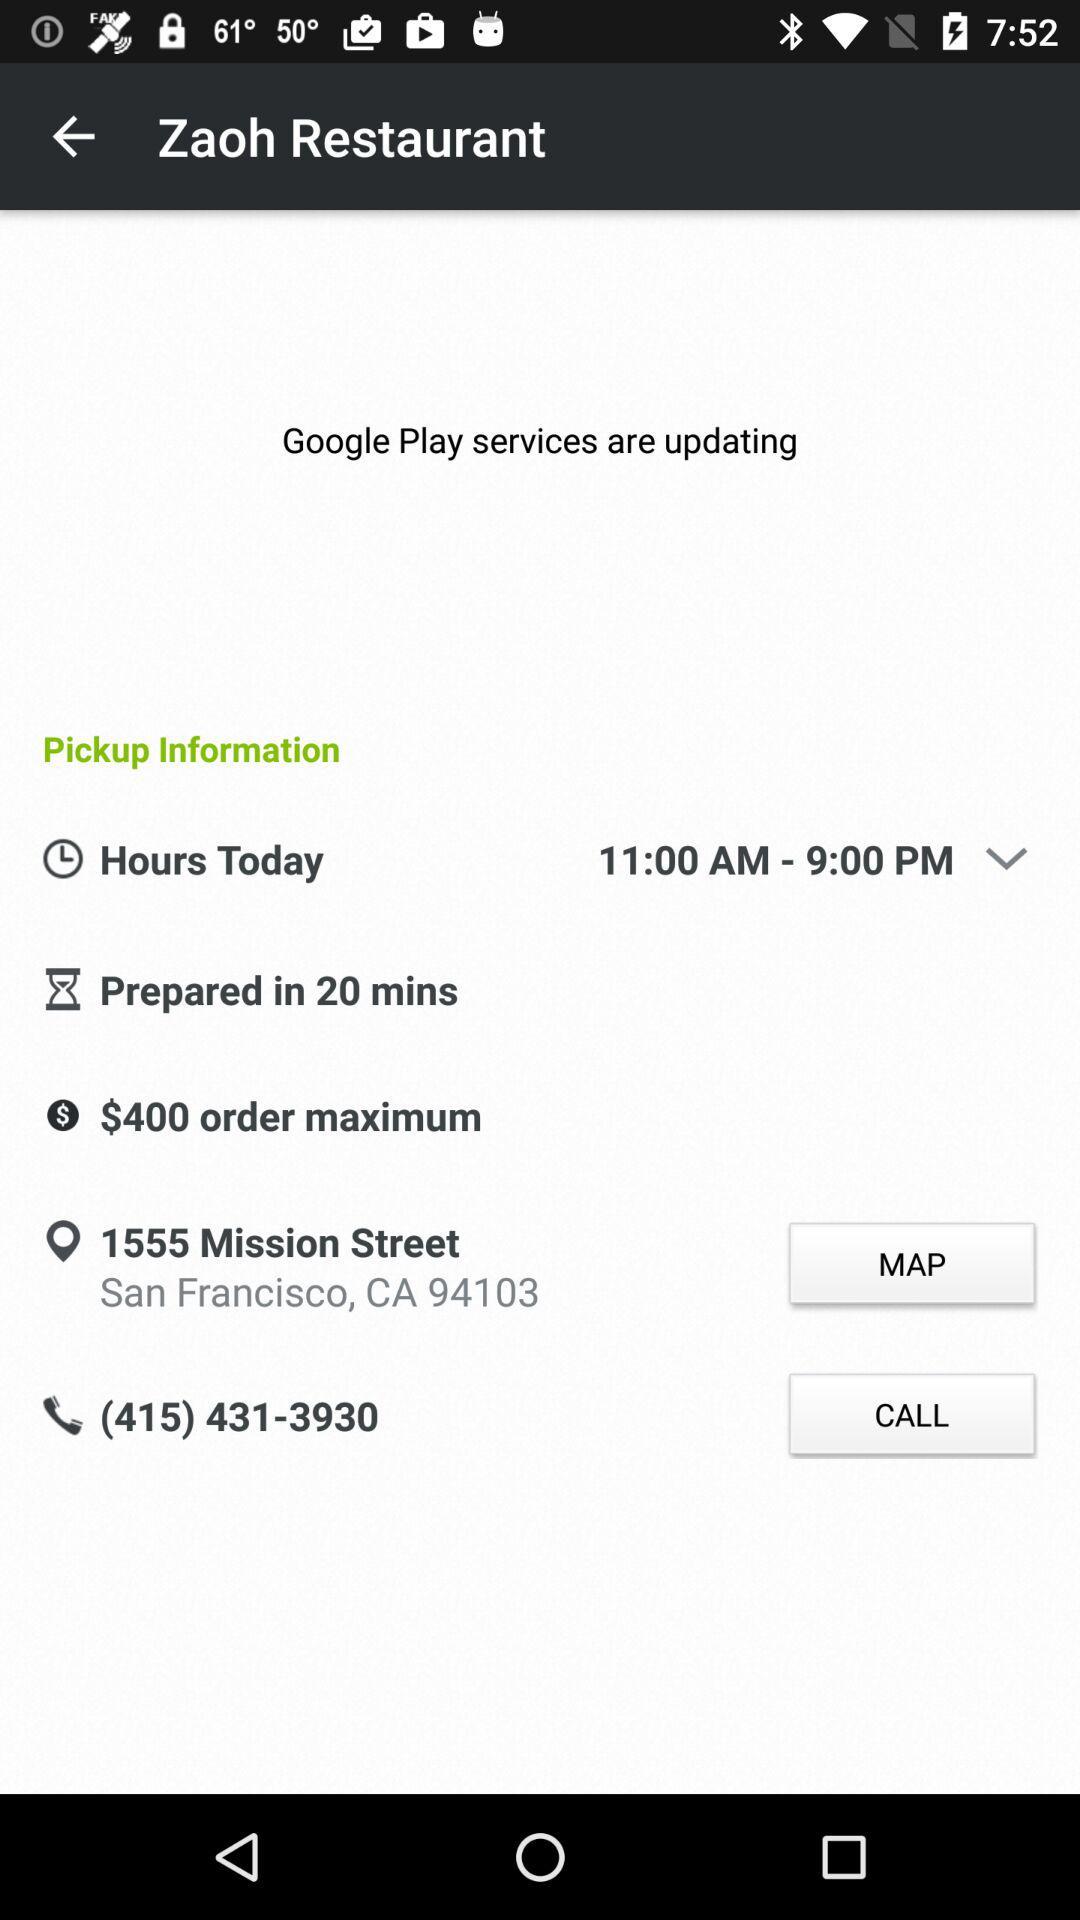  I want to click on icon above the prepared in 20, so click(347, 860).